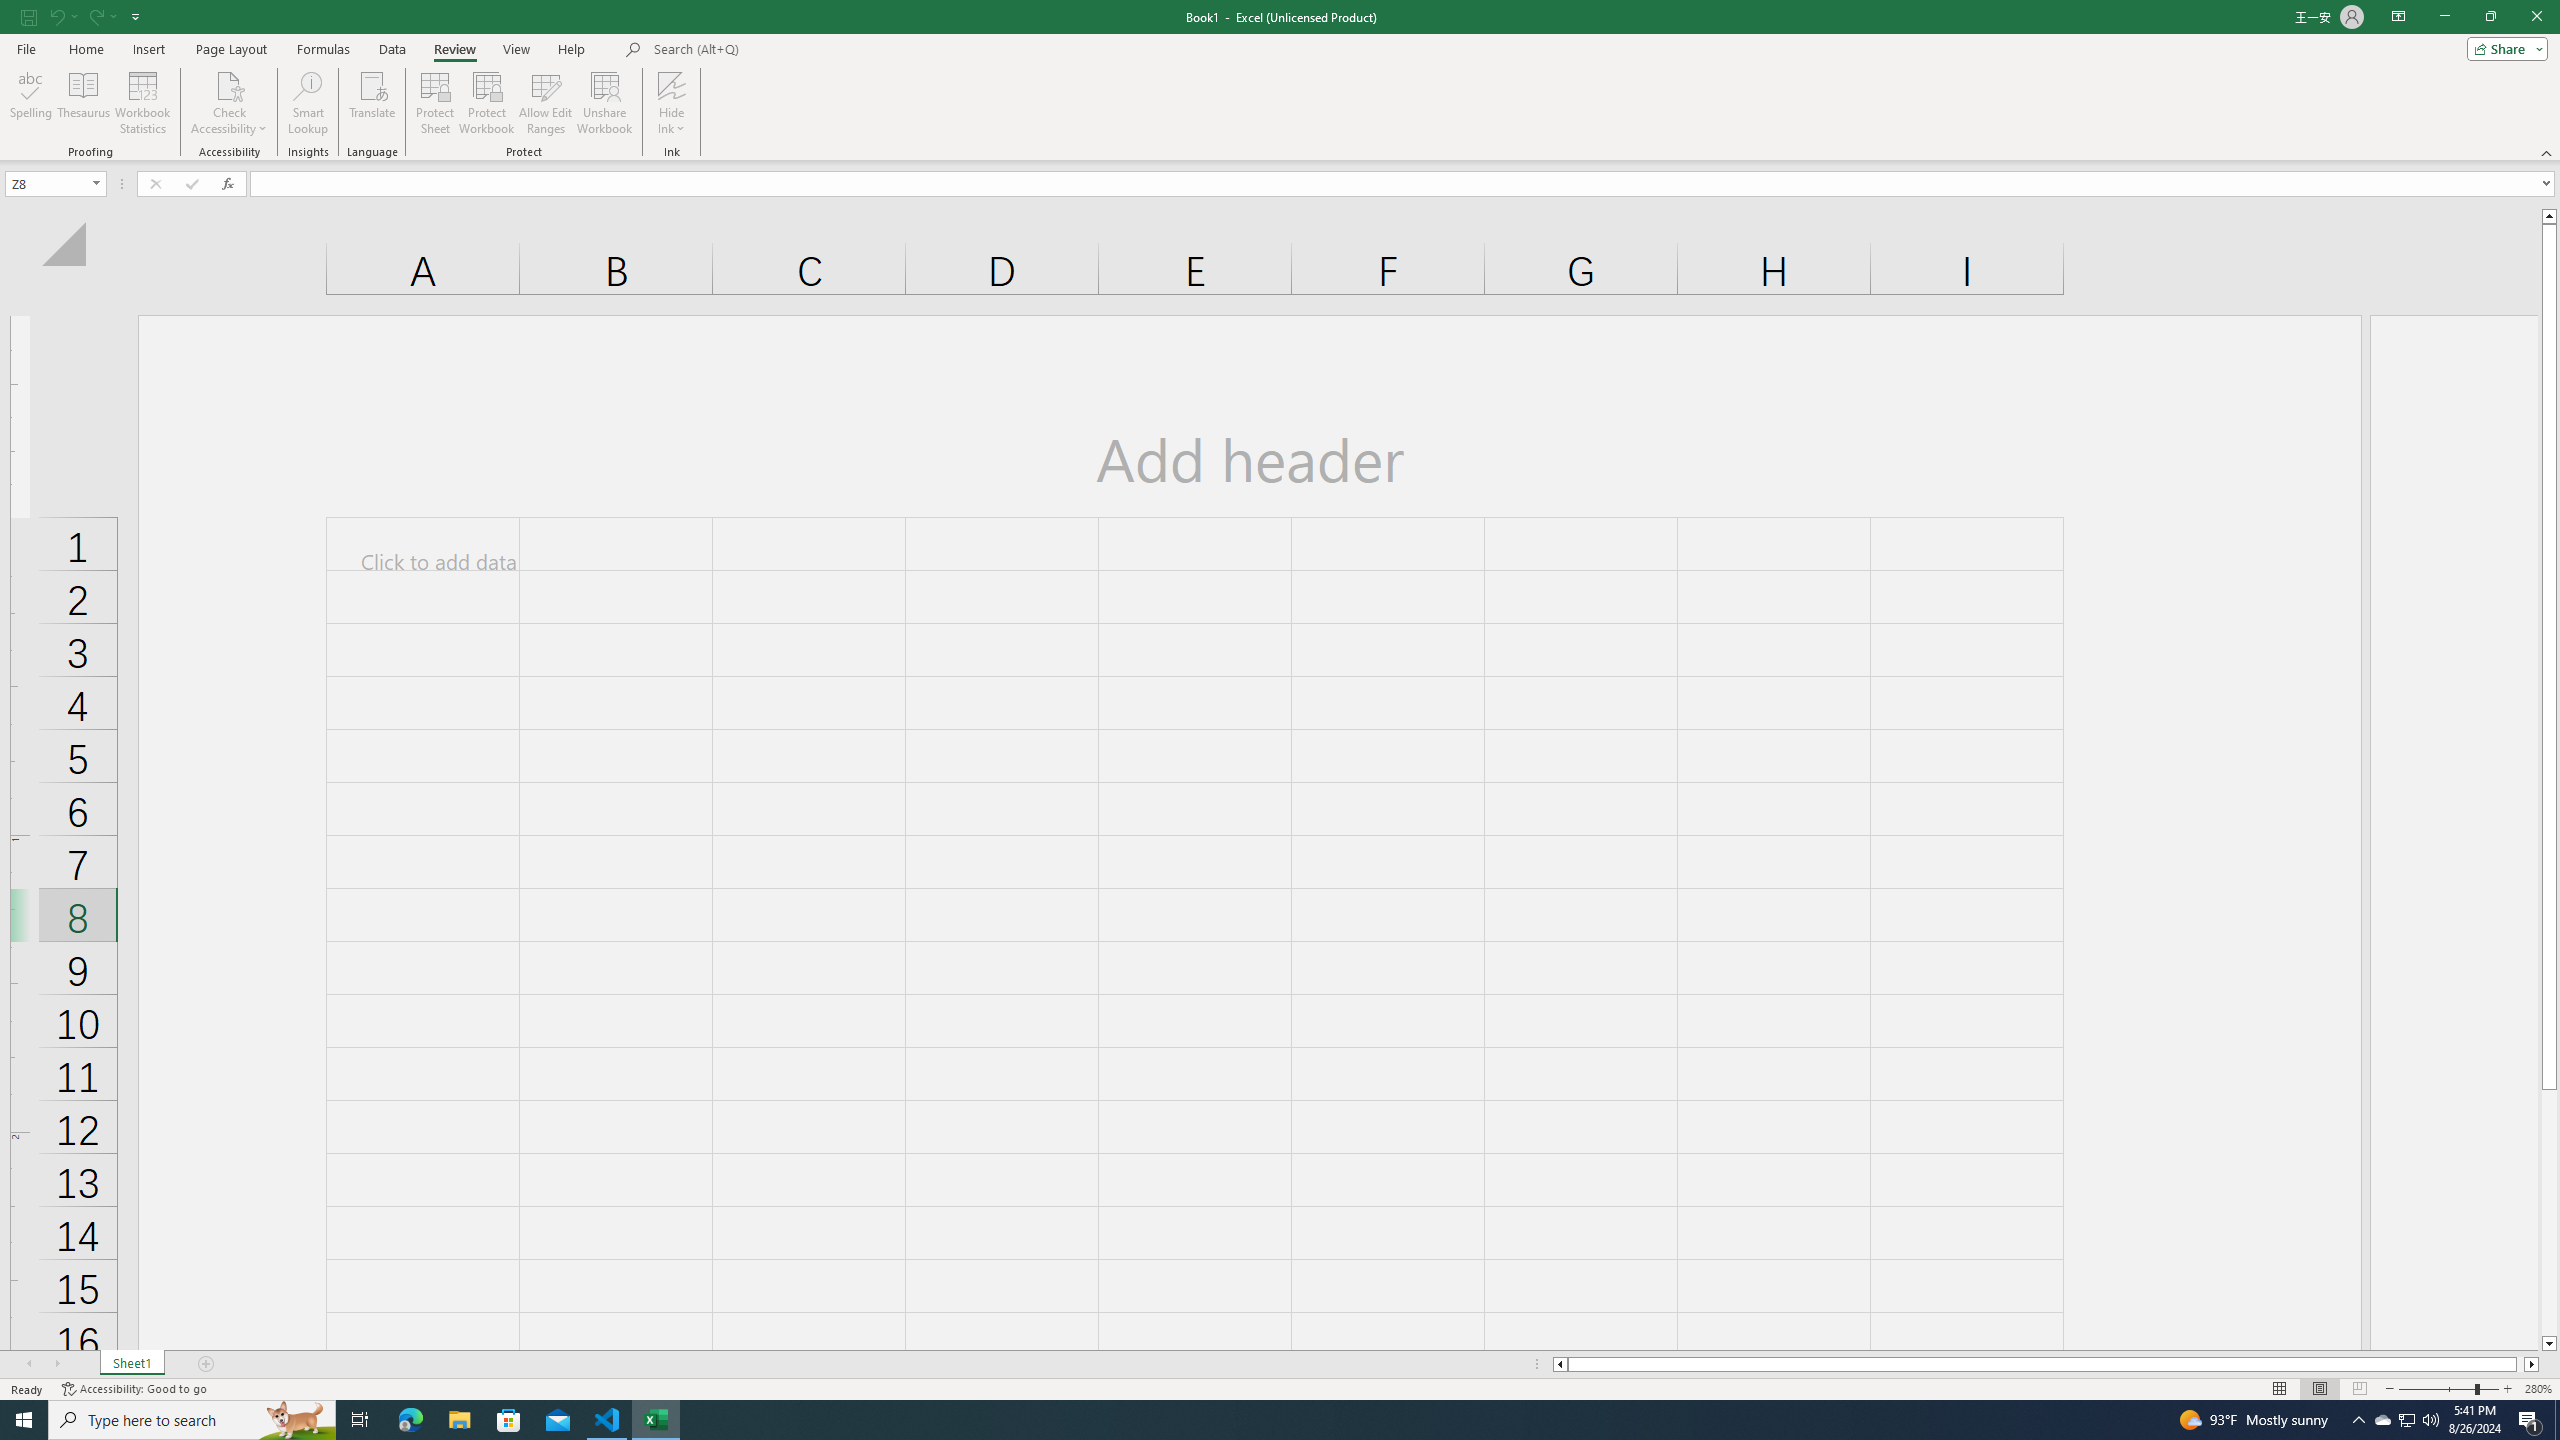 The height and width of the screenshot is (1440, 2560). Describe the element at coordinates (11, 9) in the screenshot. I see `'System'` at that location.